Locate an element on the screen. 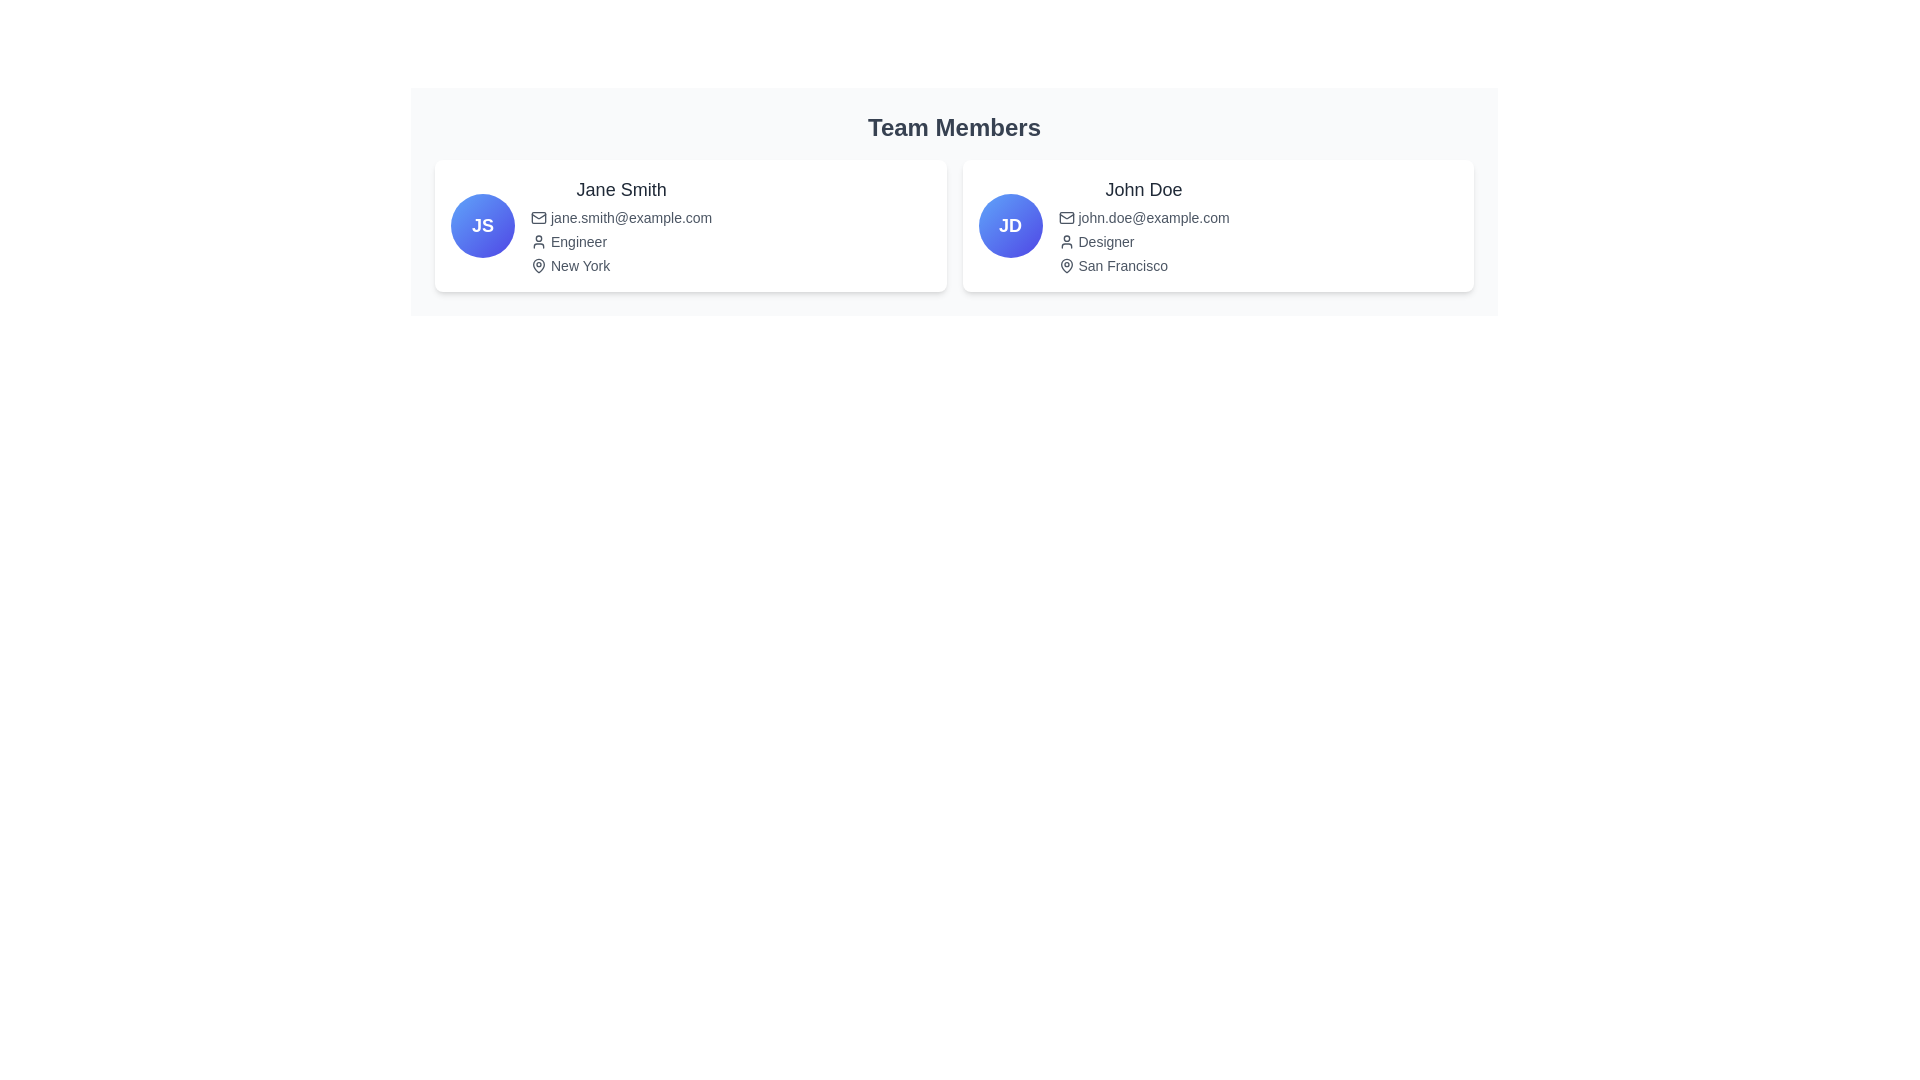 This screenshot has height=1080, width=1920. email address displayed in the text label for 'Jane Smith', which is positioned below her name and above her role 'Engineer' is located at coordinates (620, 218).